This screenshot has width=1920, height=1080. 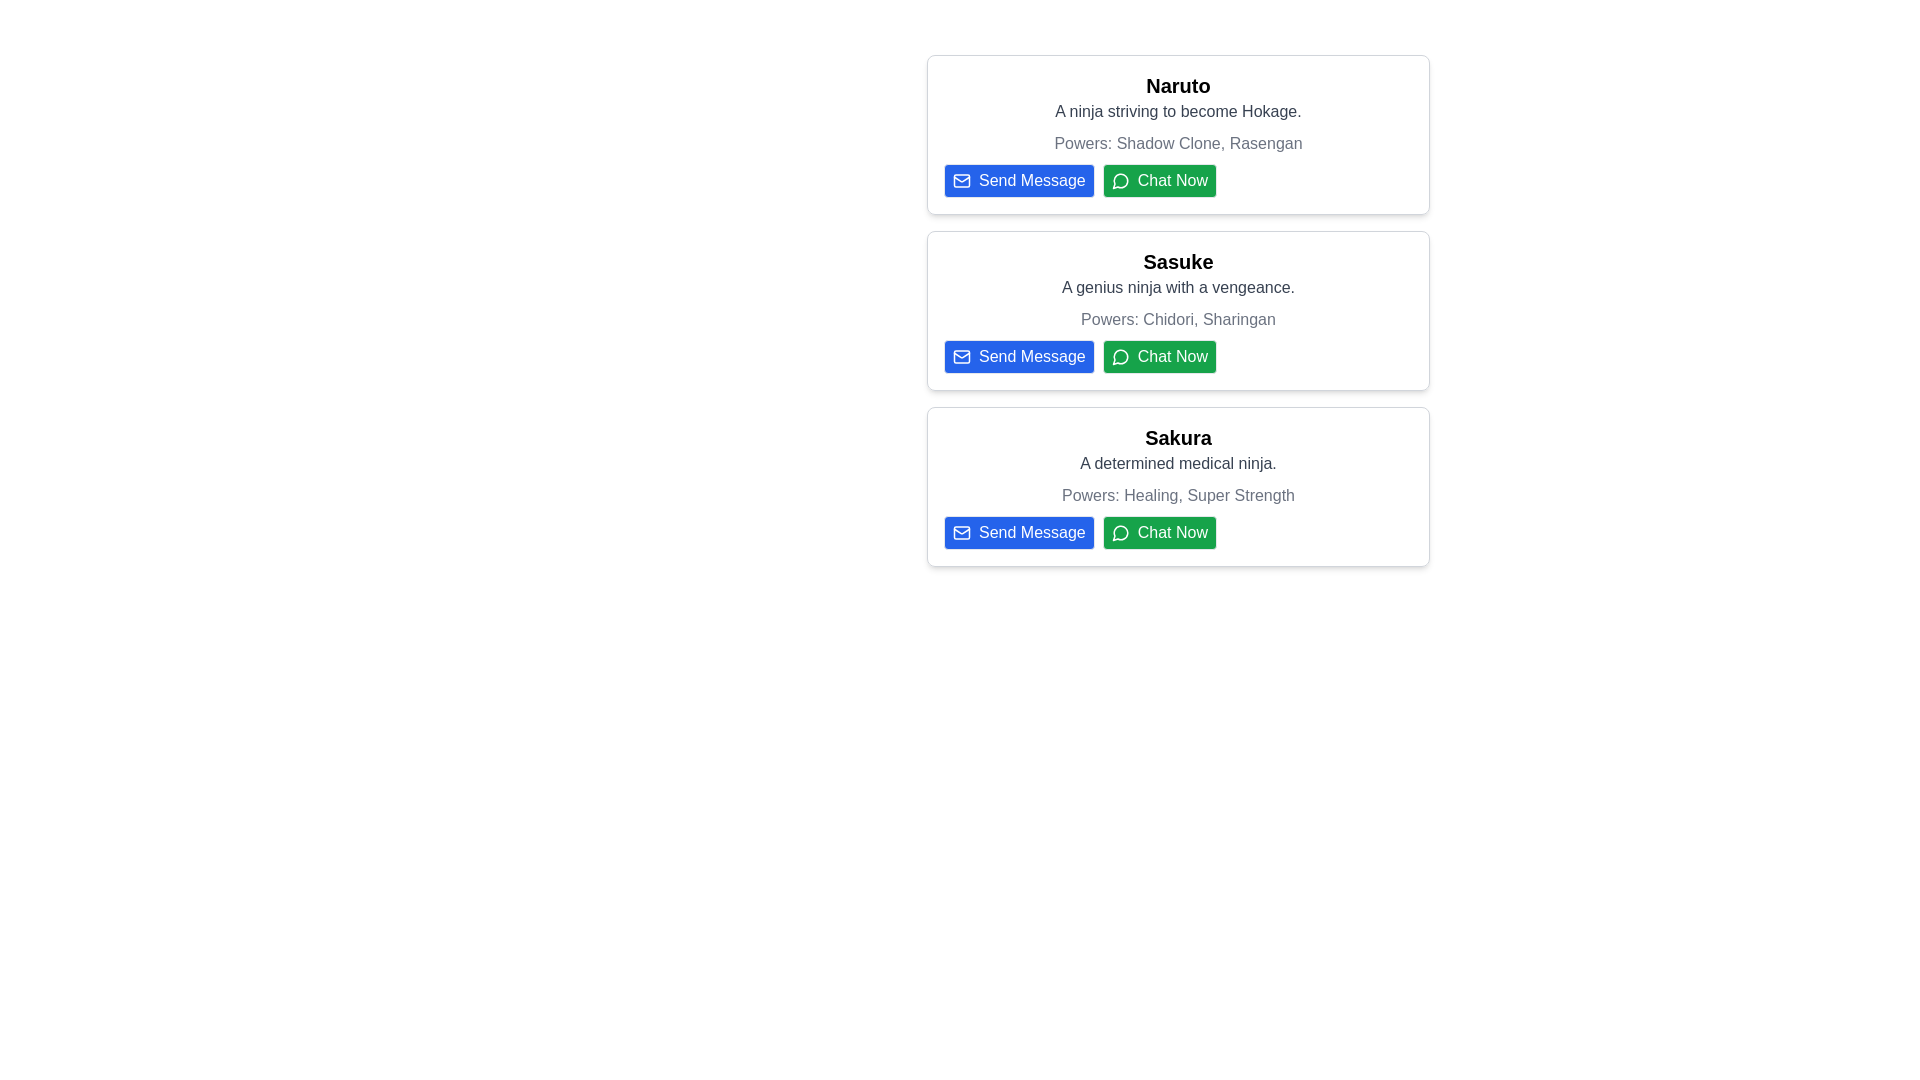 I want to click on the green 'Chat Now' button with a speech bubble icon located in the bottom-right corner of the 'Sakura' card to initiate a chat, so click(x=1178, y=531).